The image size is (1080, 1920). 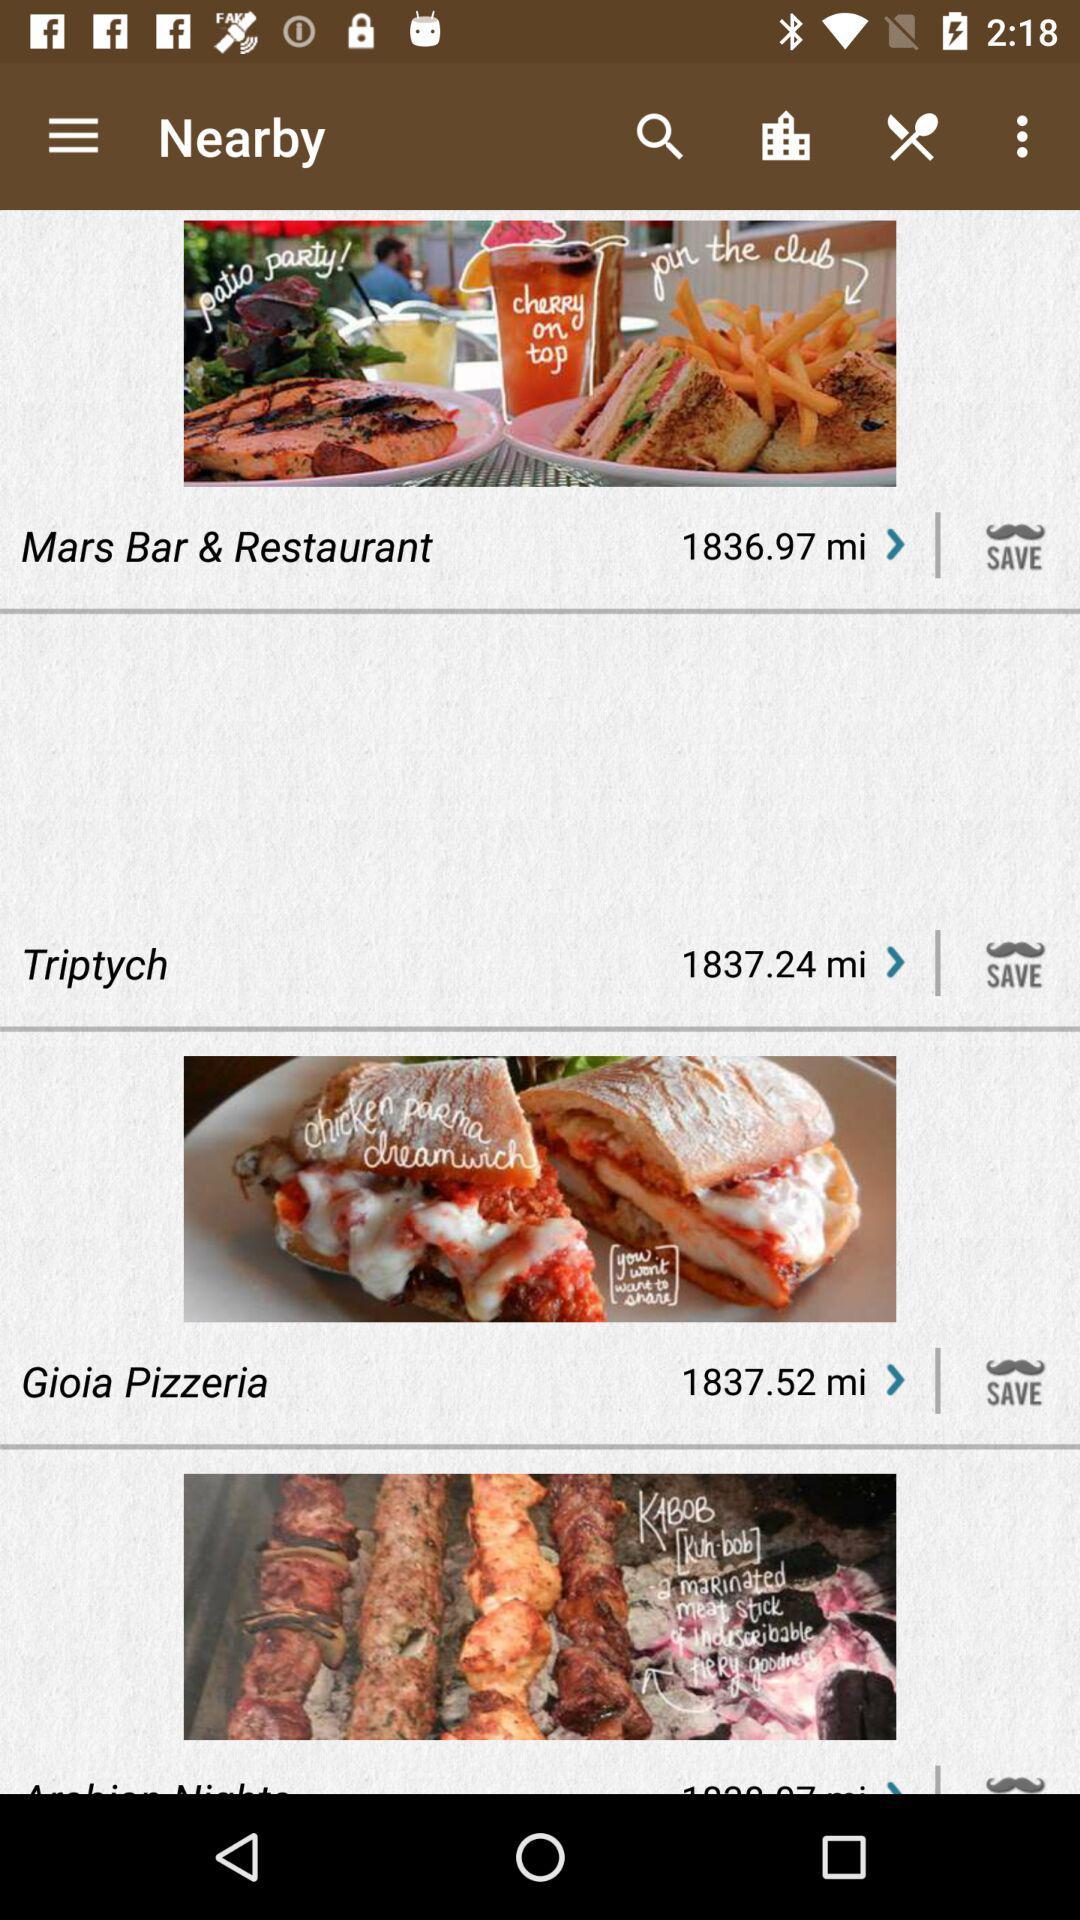 I want to click on app next to the nearby icon, so click(x=72, y=135).